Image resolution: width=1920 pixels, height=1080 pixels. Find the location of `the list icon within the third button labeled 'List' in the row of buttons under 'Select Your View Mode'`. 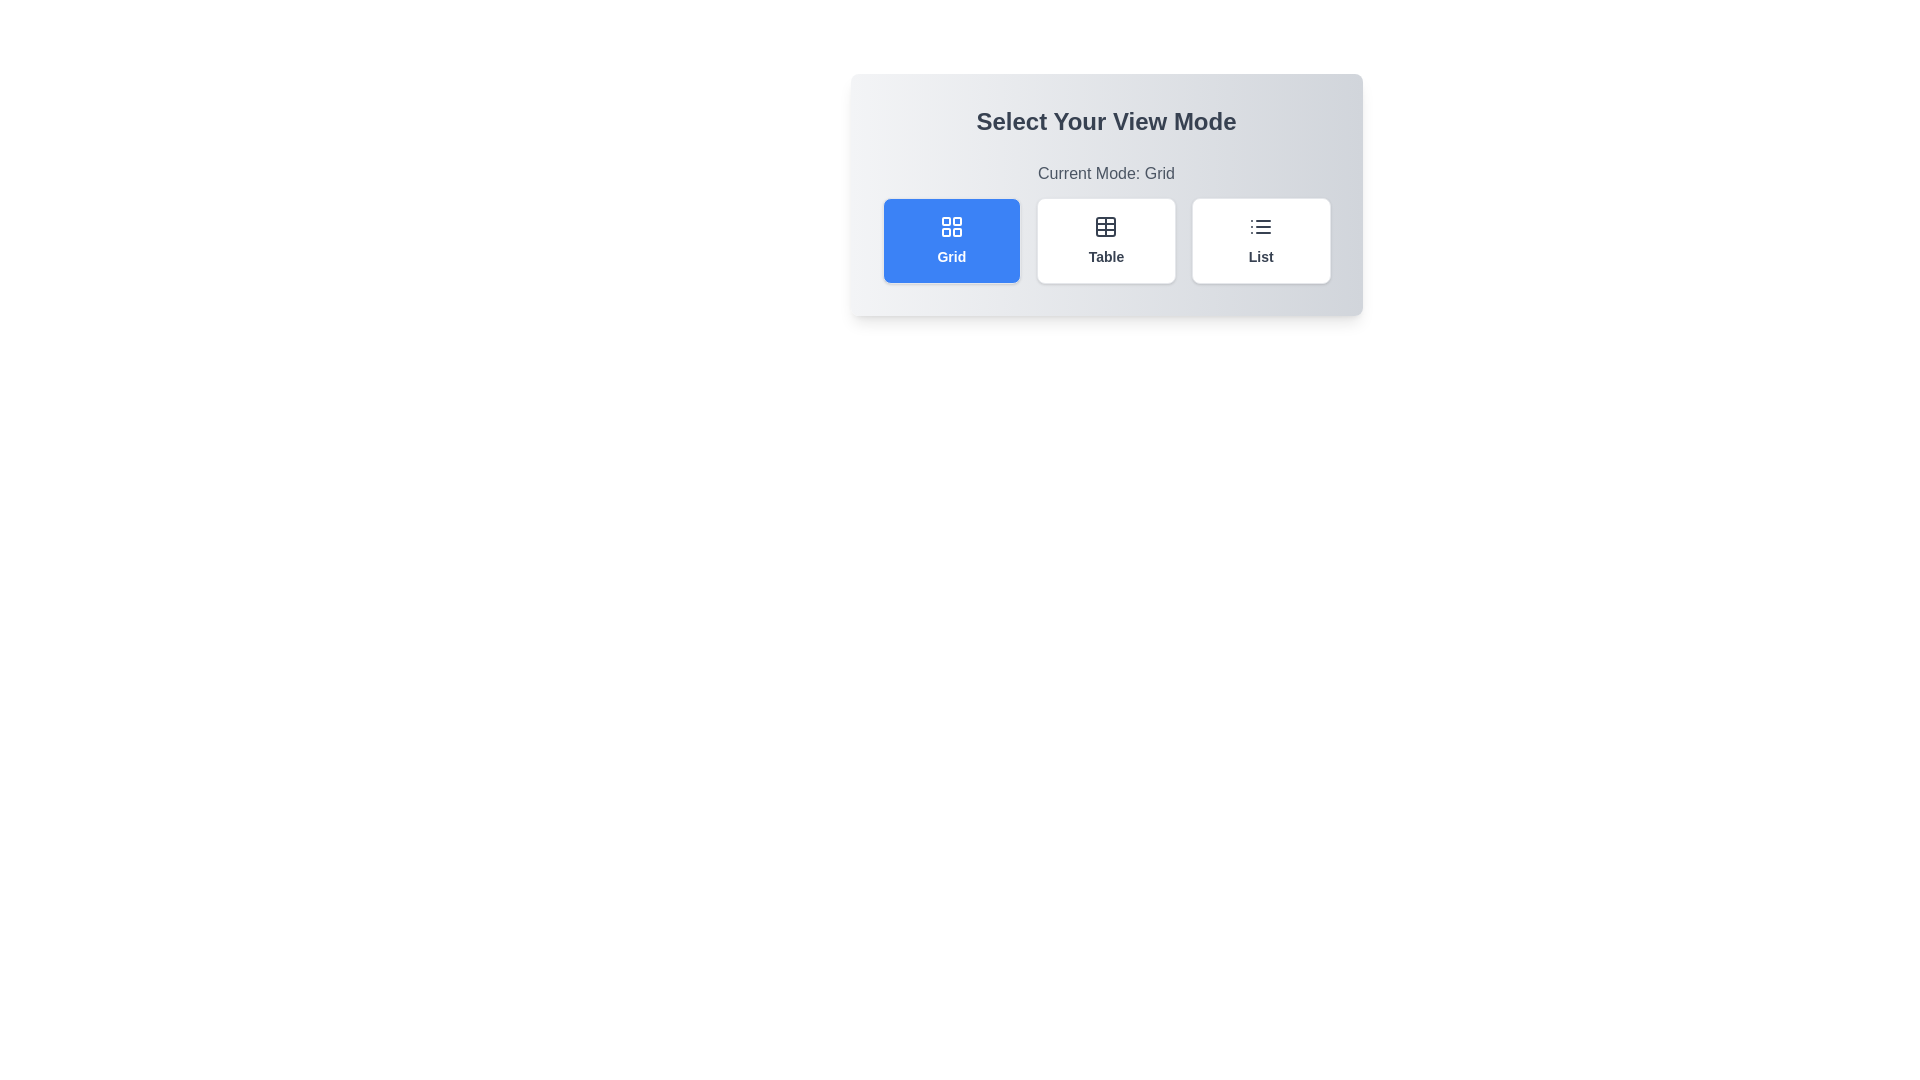

the list icon within the third button labeled 'List' in the row of buttons under 'Select Your View Mode' is located at coordinates (1260, 226).